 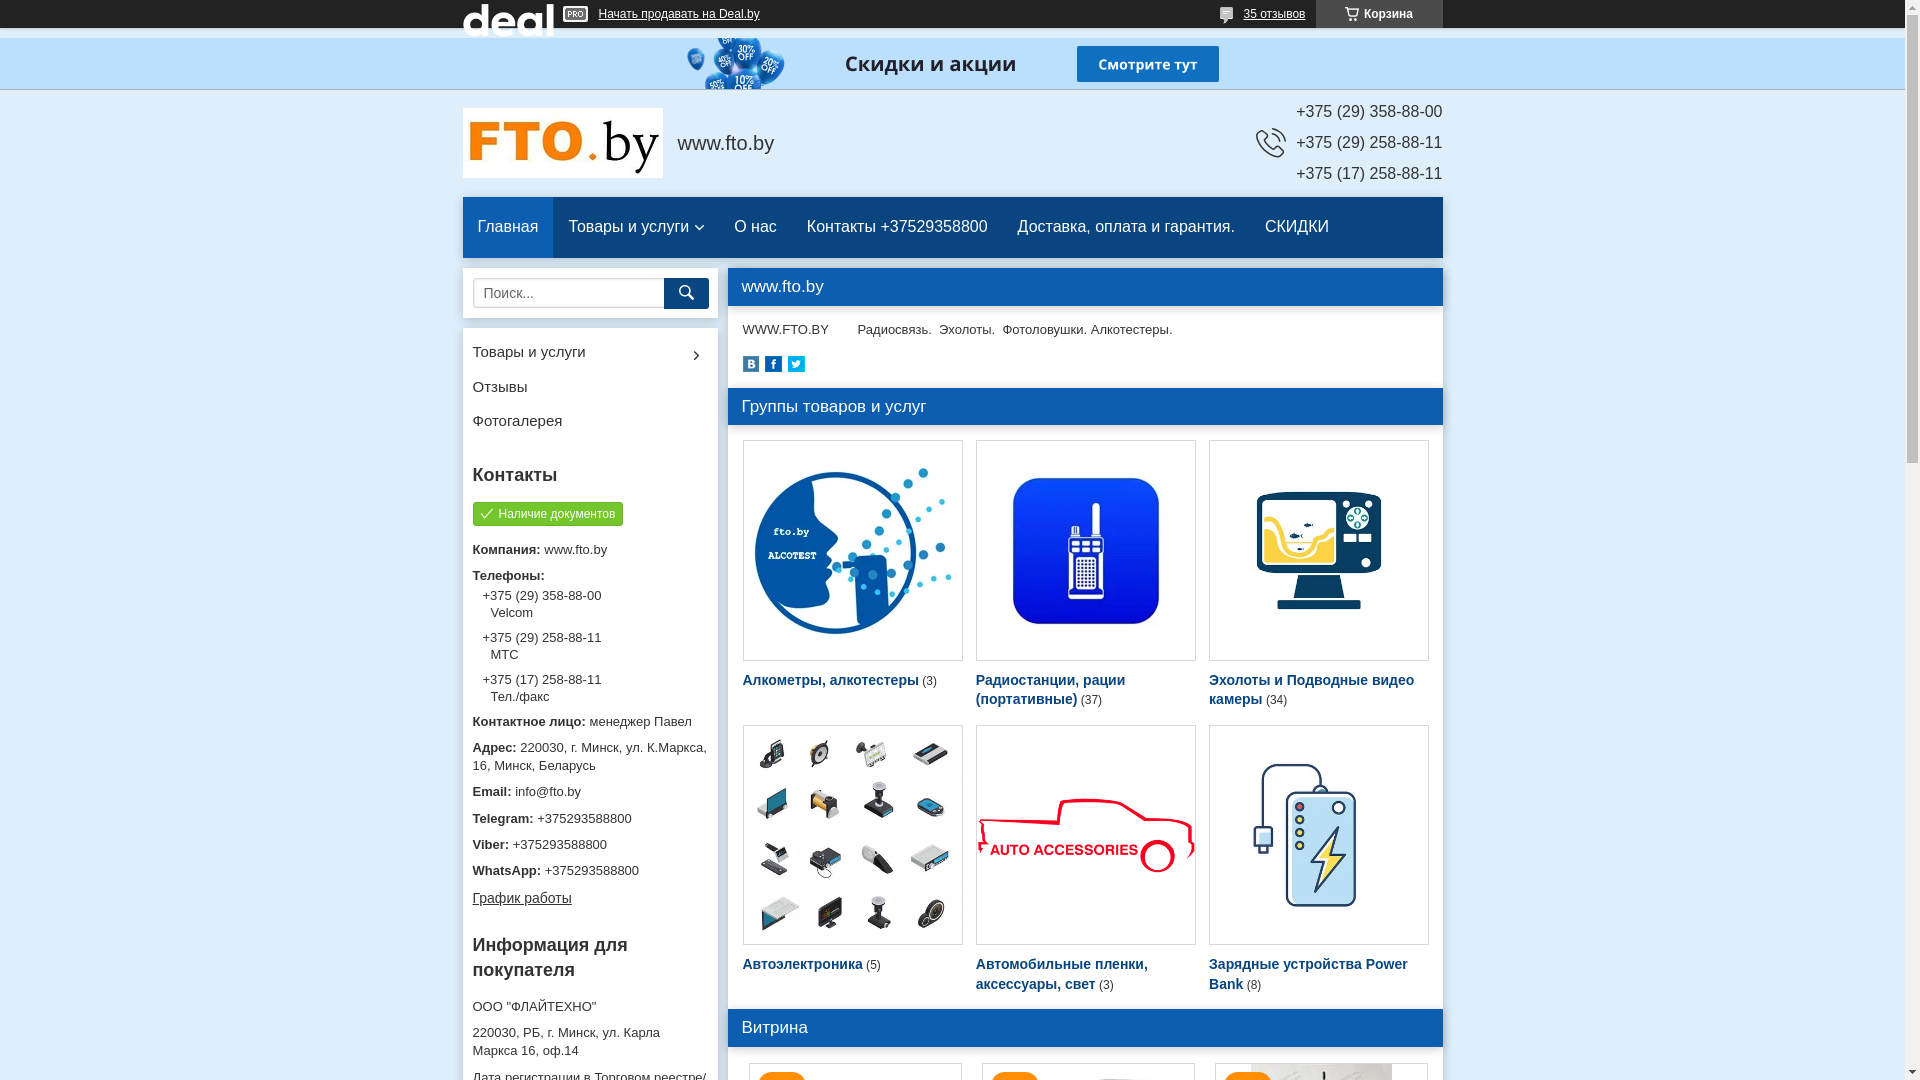 What do you see at coordinates (470, 790) in the screenshot?
I see `'info@fto.by'` at bounding box center [470, 790].